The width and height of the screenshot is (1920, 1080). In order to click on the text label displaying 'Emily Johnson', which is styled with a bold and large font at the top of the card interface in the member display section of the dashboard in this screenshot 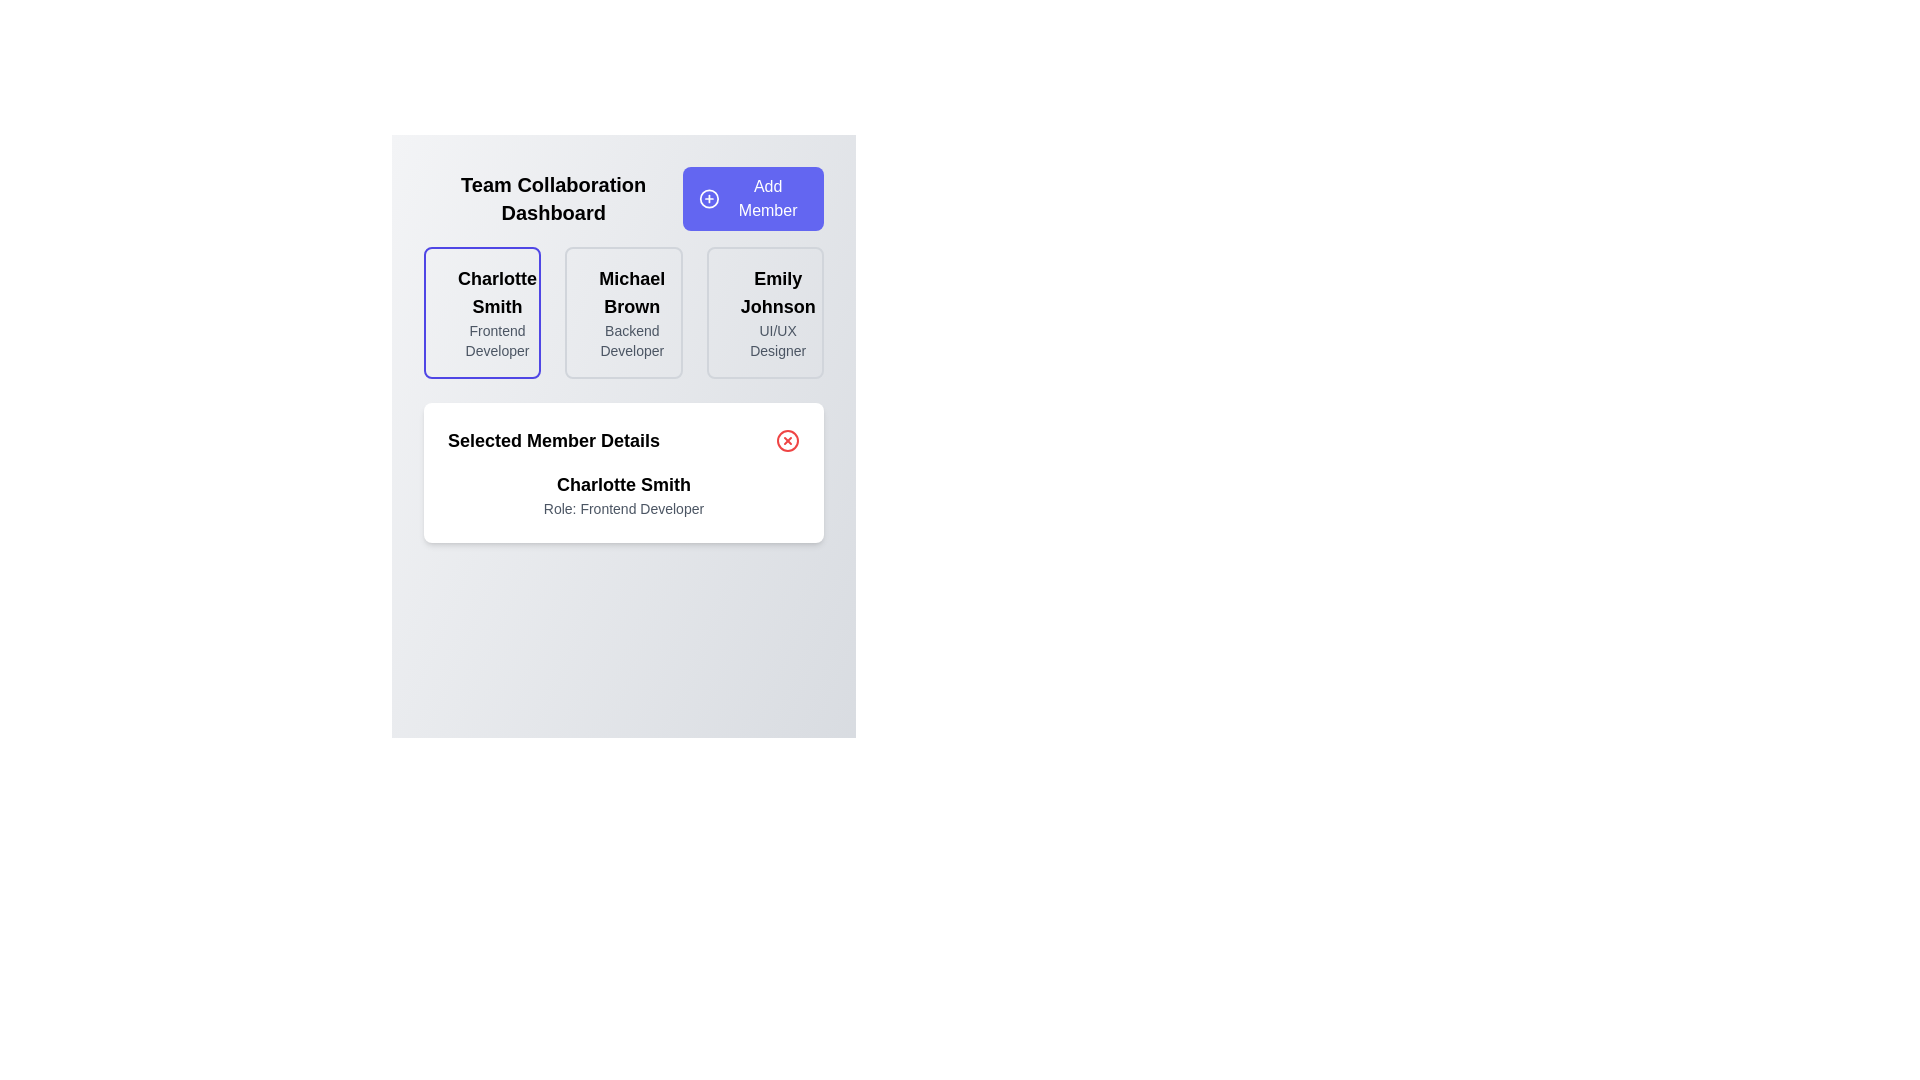, I will do `click(777, 293)`.